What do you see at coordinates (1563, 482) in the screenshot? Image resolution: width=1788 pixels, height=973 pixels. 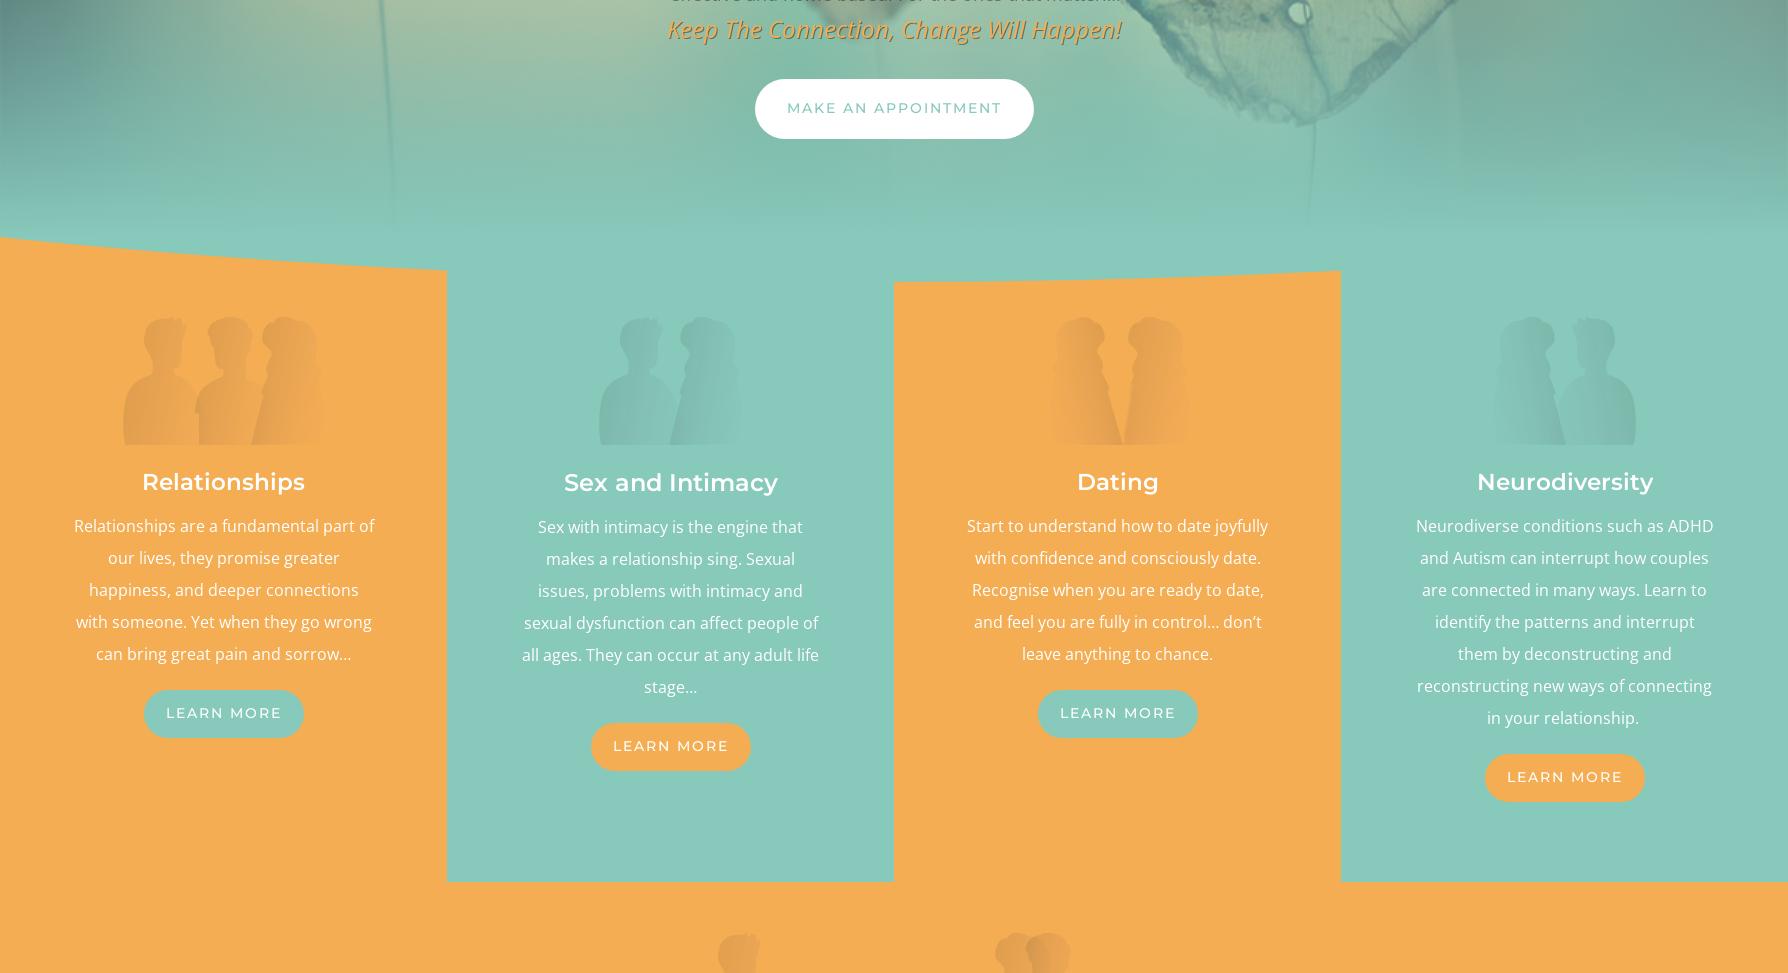 I see `'Neurodiversity'` at bounding box center [1563, 482].